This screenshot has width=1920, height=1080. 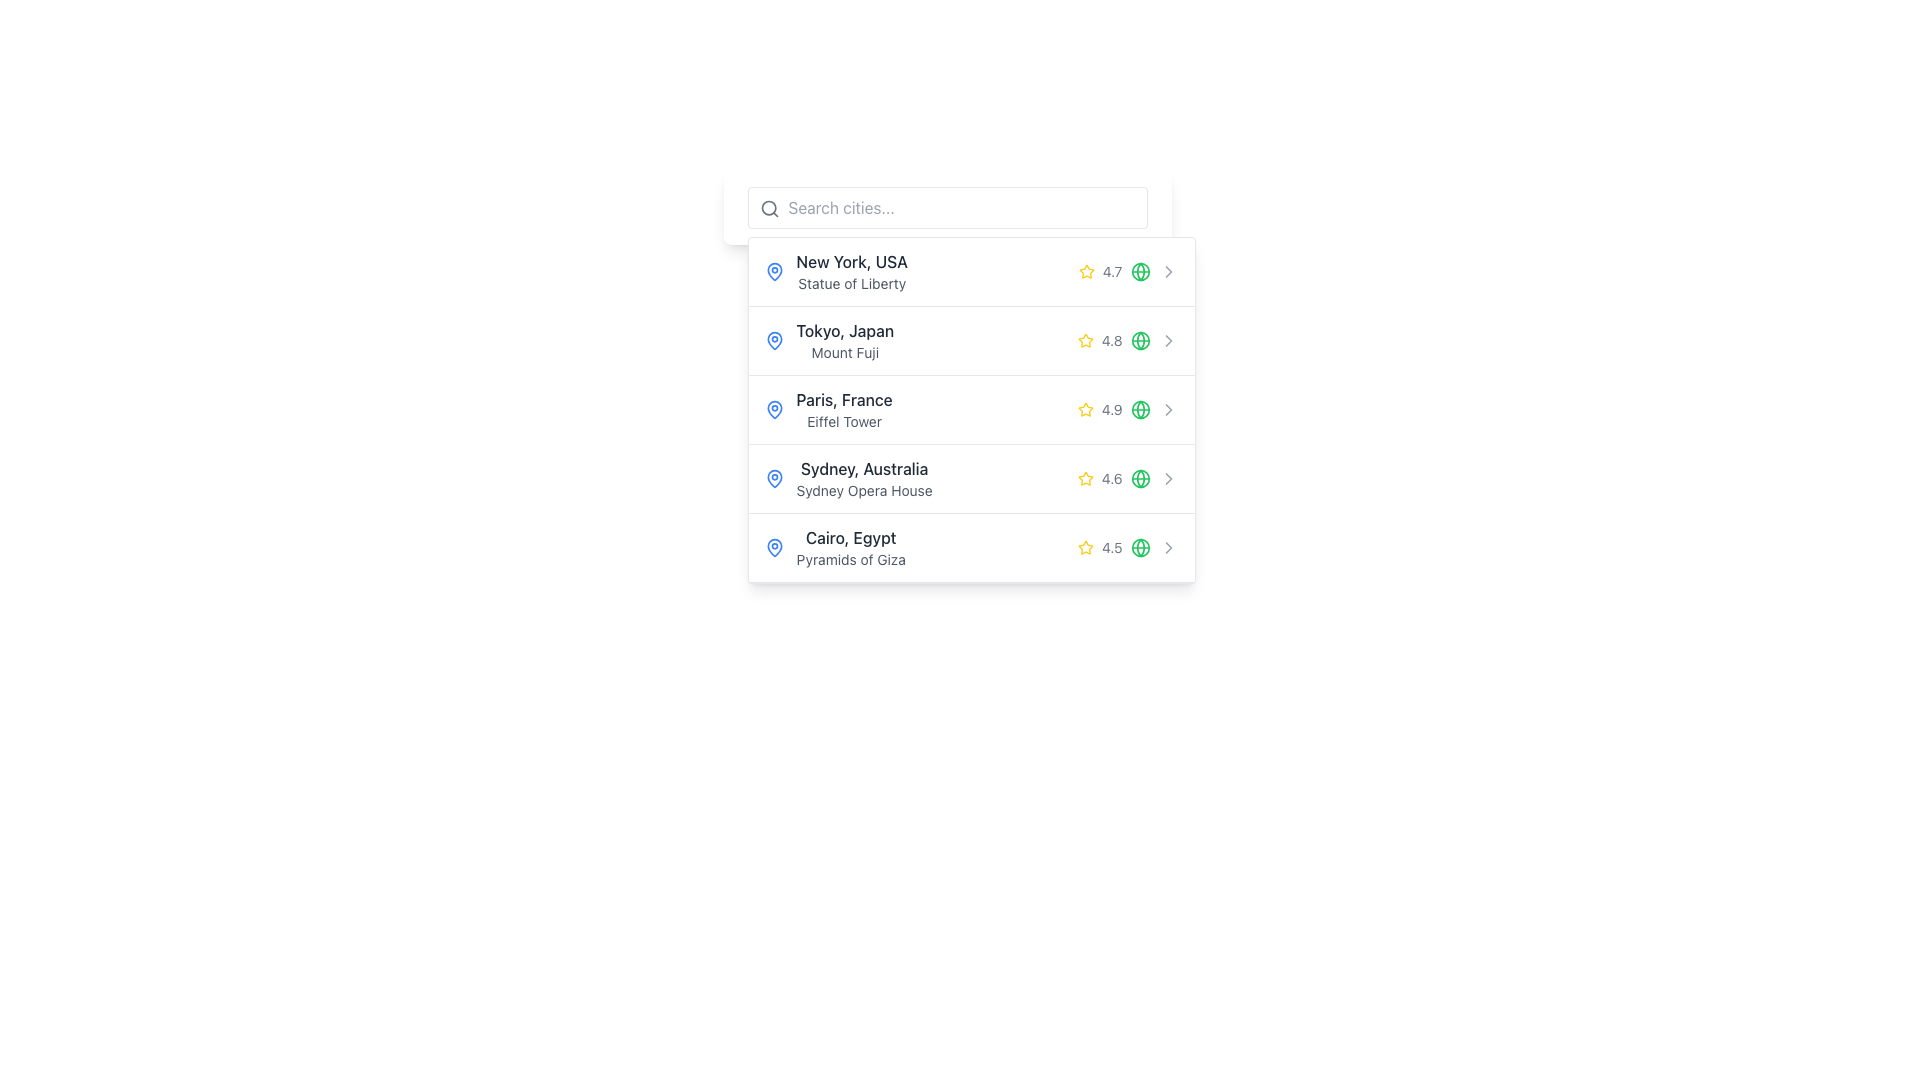 I want to click on the text label displaying the rating '4.9', which is styled in gray and positioned between a yellow star icon and a green globe icon in the 'Paris, France' listing, so click(x=1113, y=408).